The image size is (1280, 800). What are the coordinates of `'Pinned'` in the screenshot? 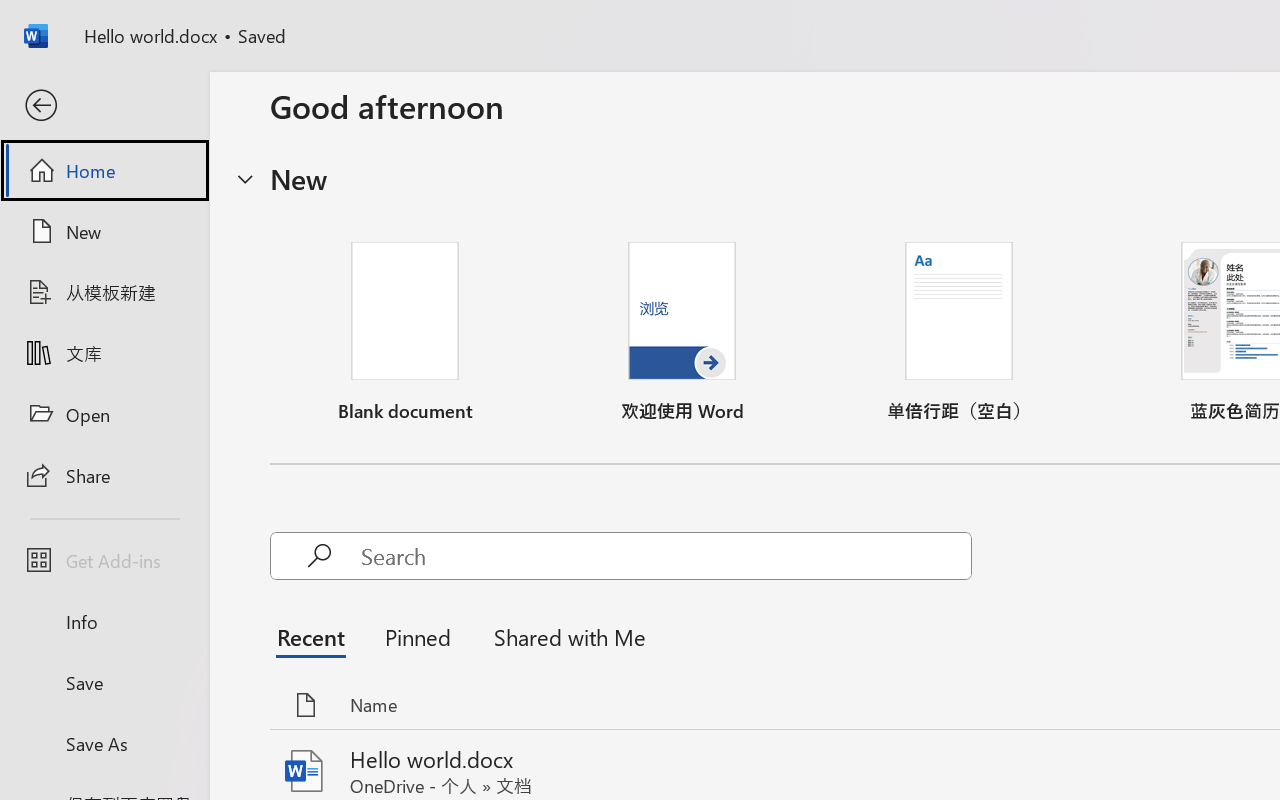 It's located at (416, 635).